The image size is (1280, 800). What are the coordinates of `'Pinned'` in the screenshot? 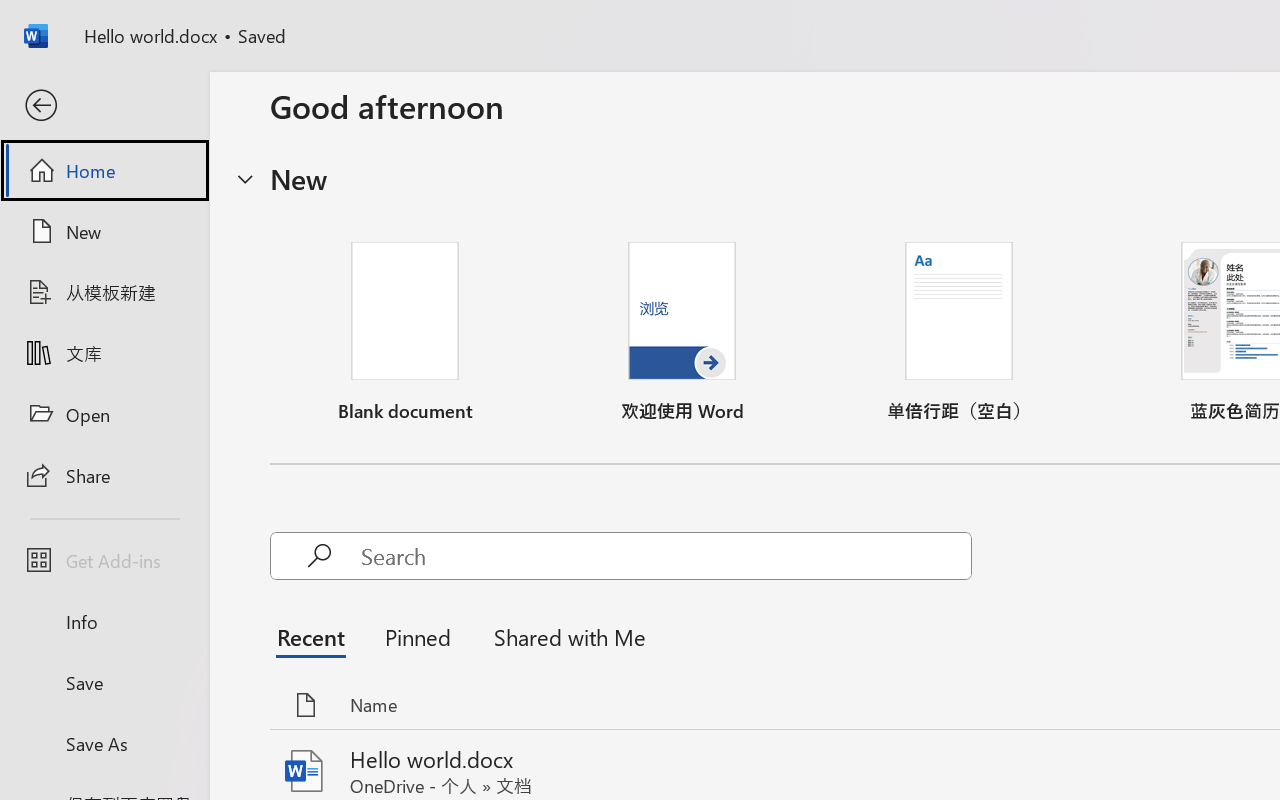 It's located at (416, 635).